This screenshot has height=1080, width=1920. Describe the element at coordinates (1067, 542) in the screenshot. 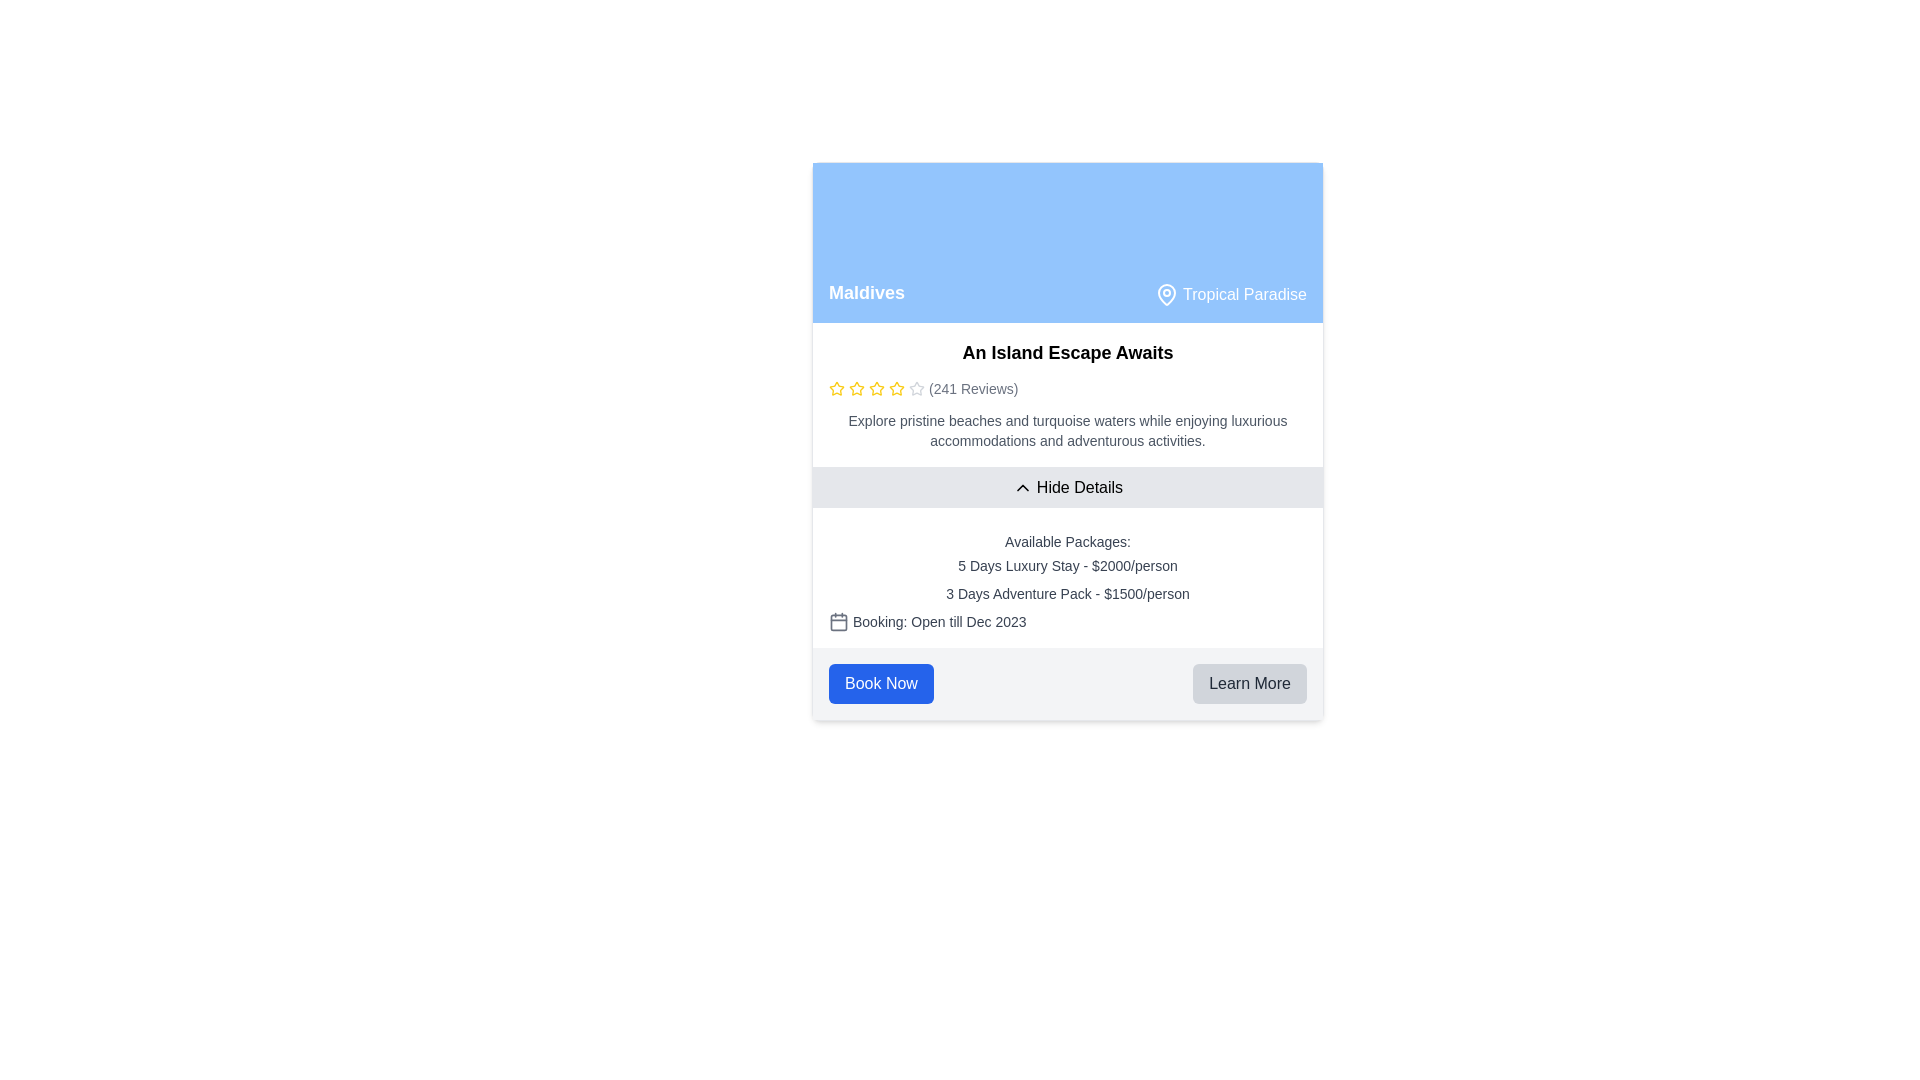

I see `the text label reading 'Available Packages:' which is centrally aligned above the list of packages` at that location.